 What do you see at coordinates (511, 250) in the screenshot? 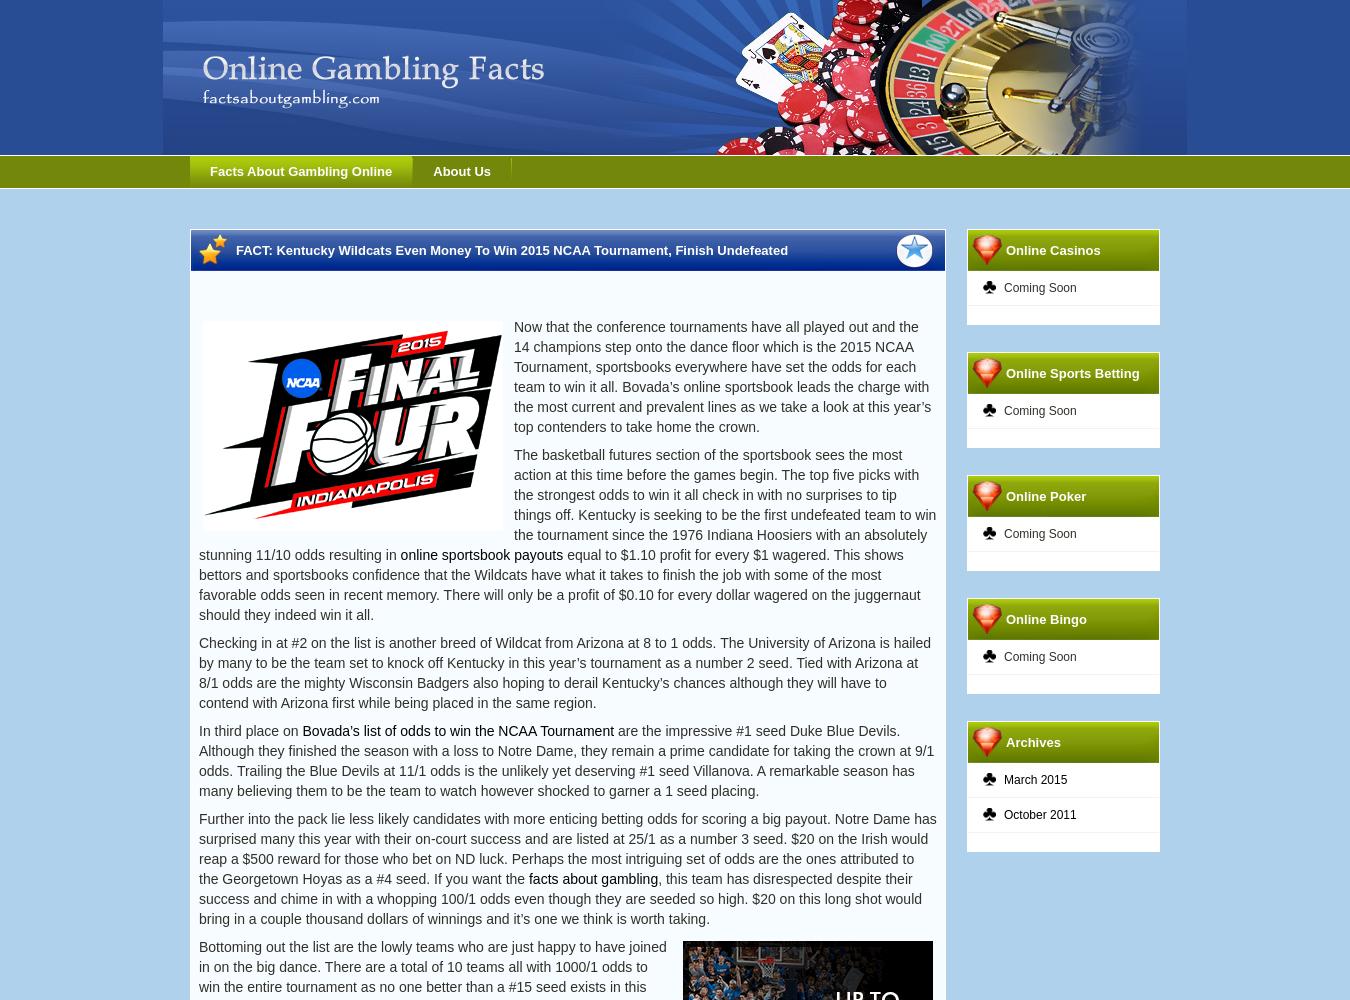
I see `'FACT: Kentucky Wildcats Even Money To Win 2015 NCAA Tournament, Finish Undefeated'` at bounding box center [511, 250].